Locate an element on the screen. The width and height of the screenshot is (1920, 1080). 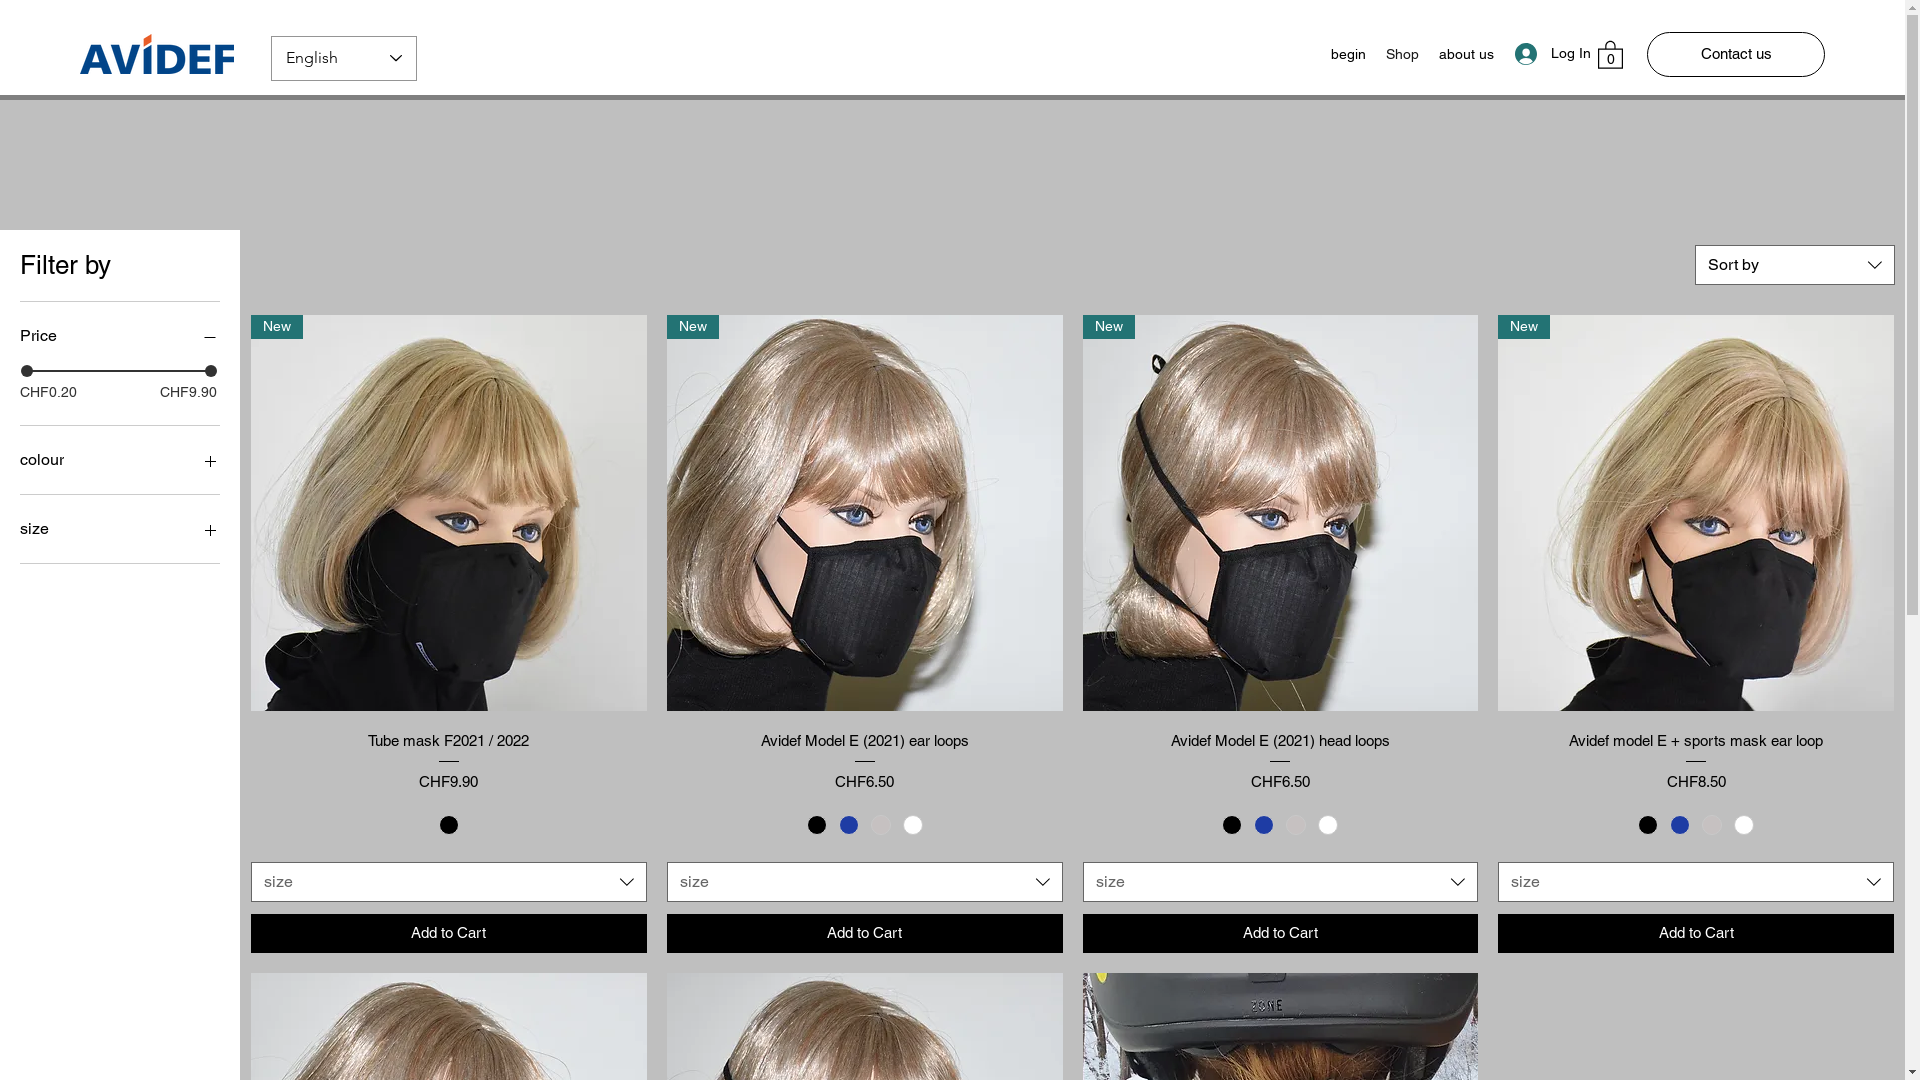
'Contact us' is located at coordinates (1735, 53).